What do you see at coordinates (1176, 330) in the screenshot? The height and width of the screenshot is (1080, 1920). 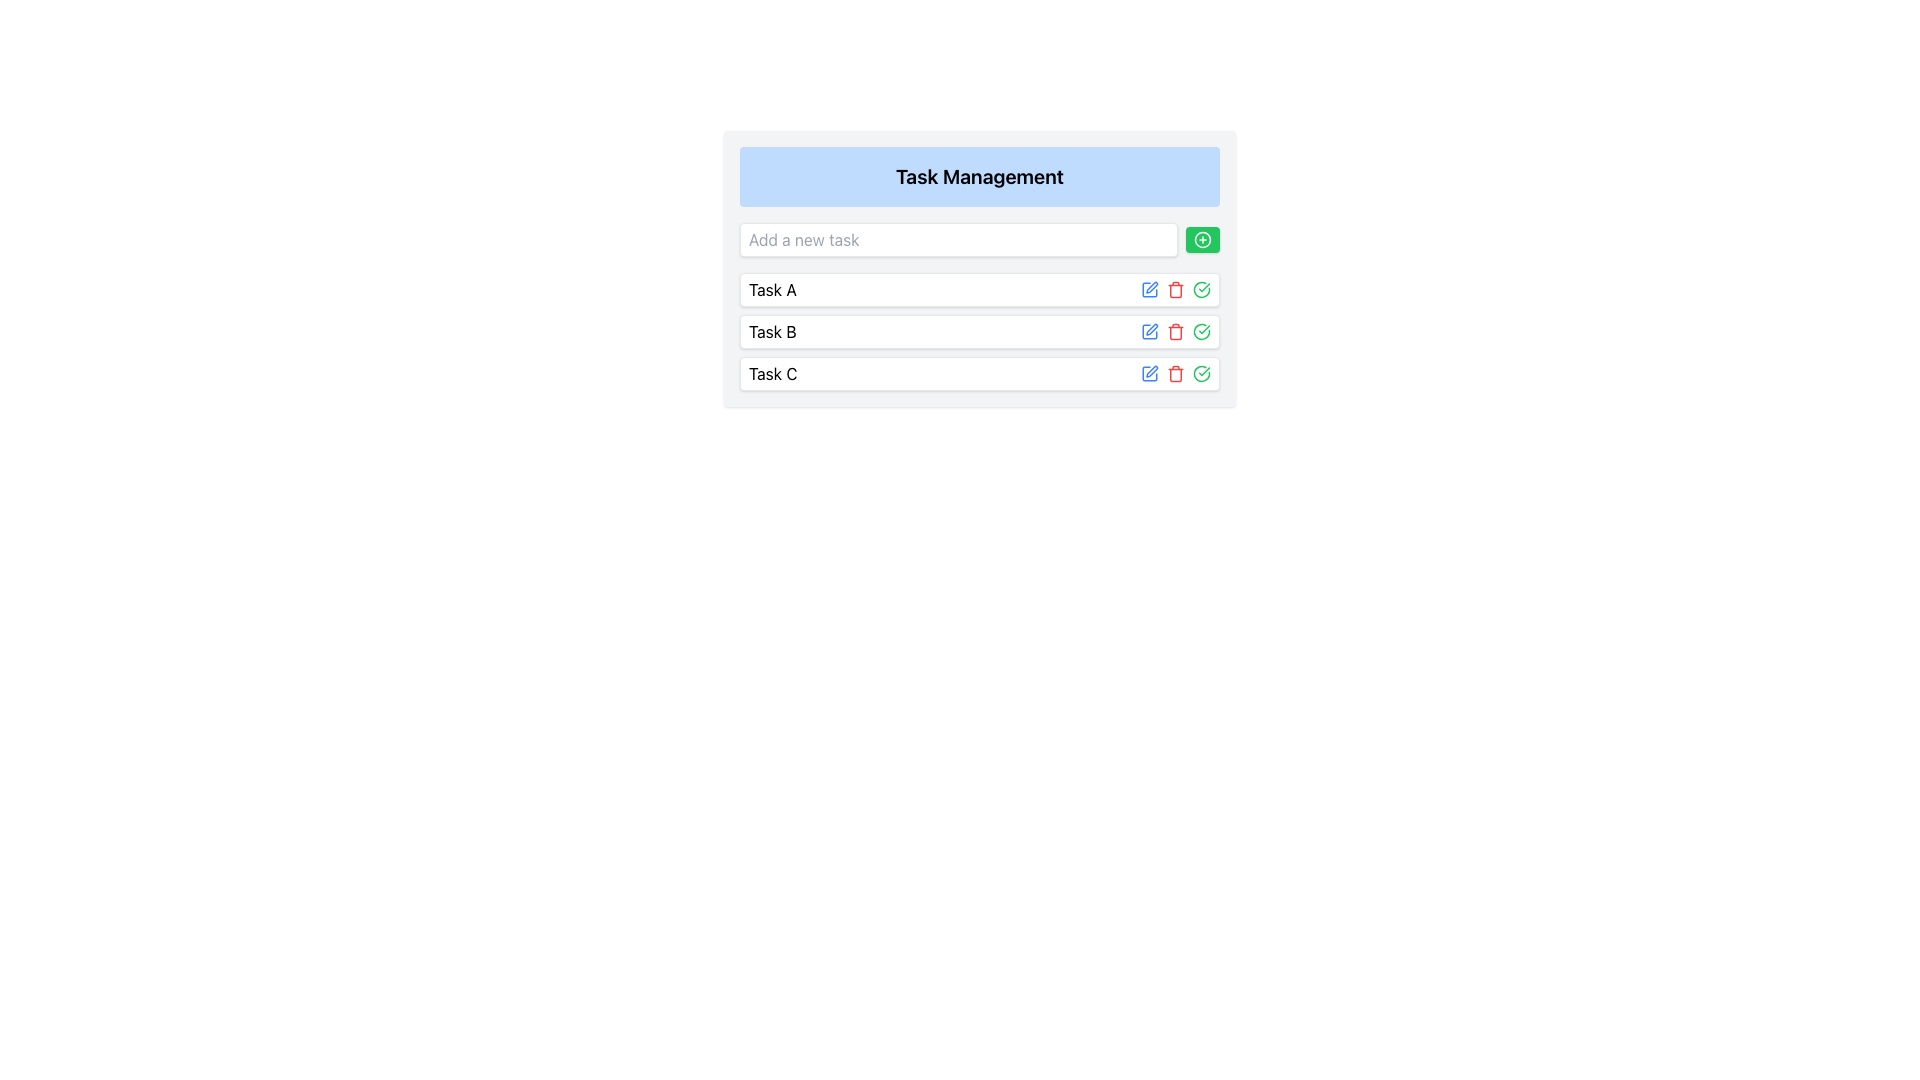 I see `the delete button located in the 'Task B' row of the task list` at bounding box center [1176, 330].